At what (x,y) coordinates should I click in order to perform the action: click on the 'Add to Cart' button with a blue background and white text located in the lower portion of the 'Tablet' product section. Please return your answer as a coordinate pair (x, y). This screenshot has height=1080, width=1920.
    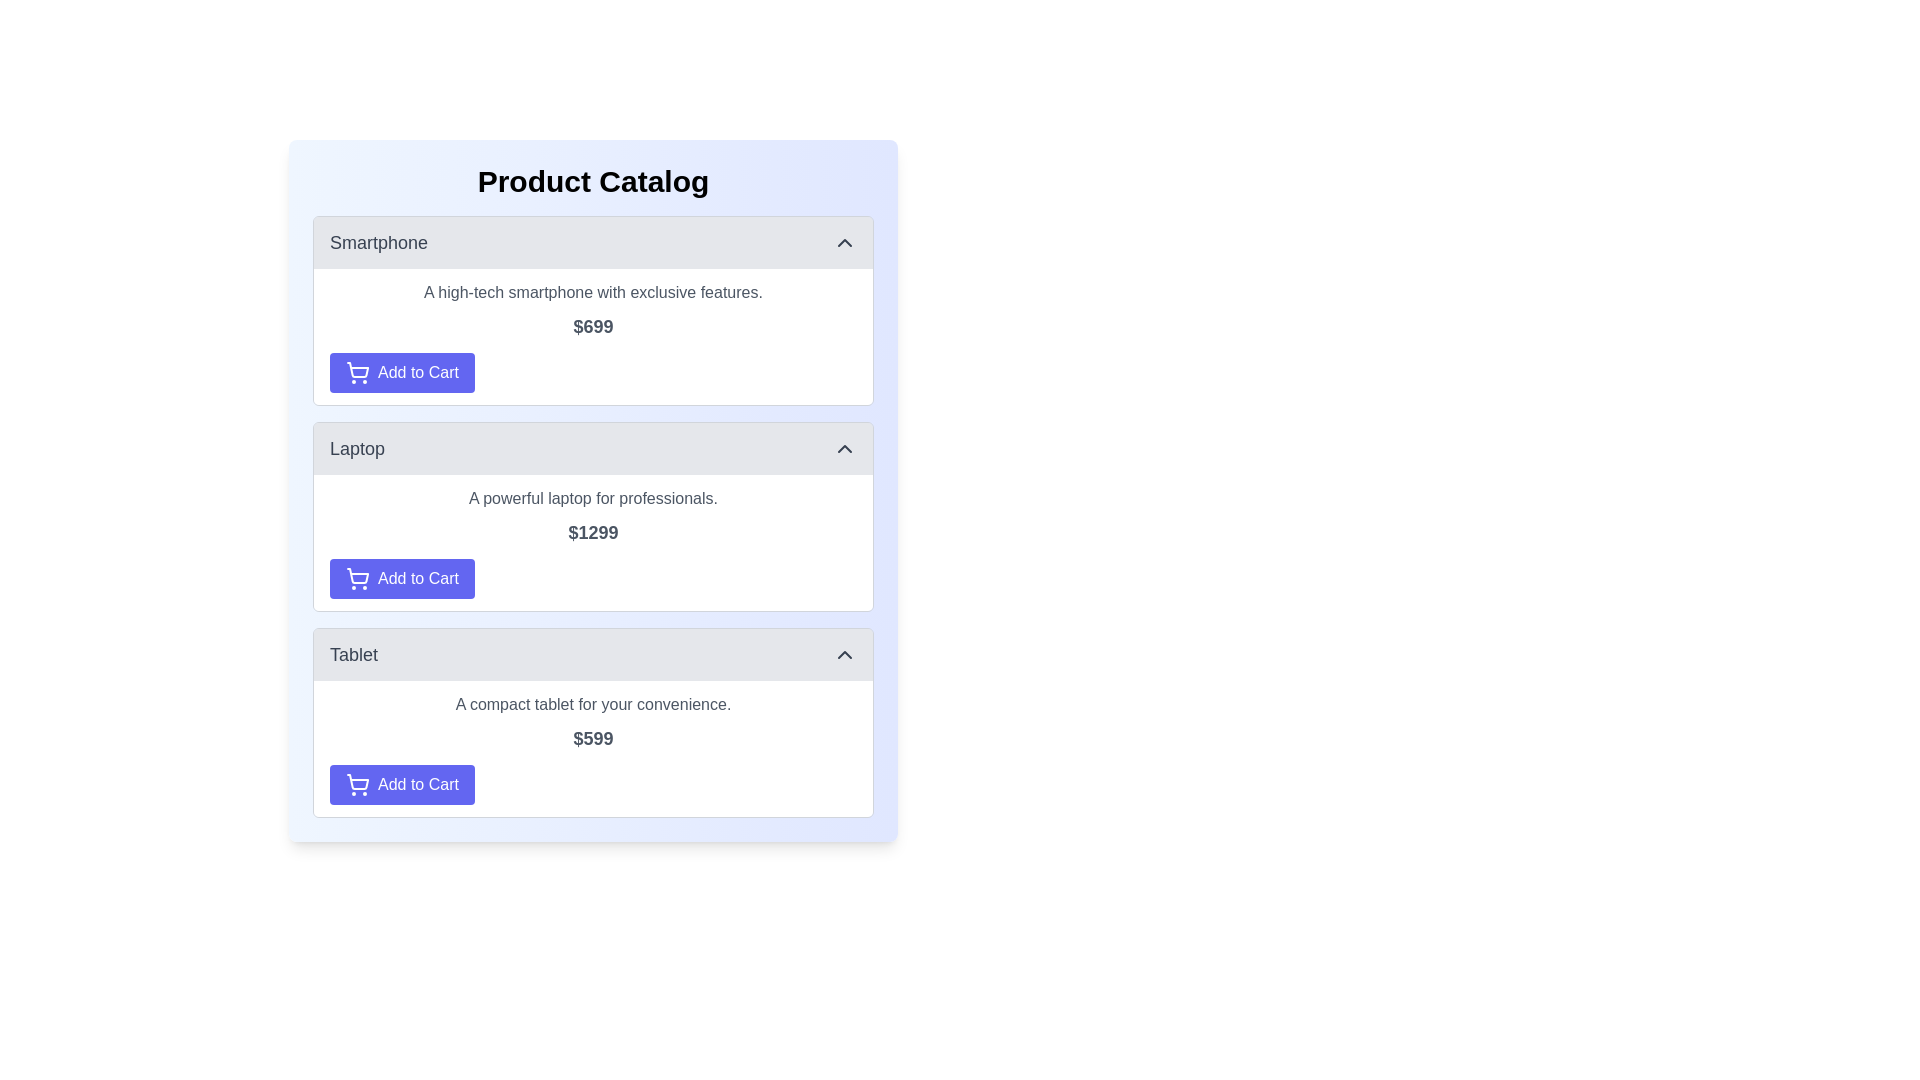
    Looking at the image, I should click on (401, 784).